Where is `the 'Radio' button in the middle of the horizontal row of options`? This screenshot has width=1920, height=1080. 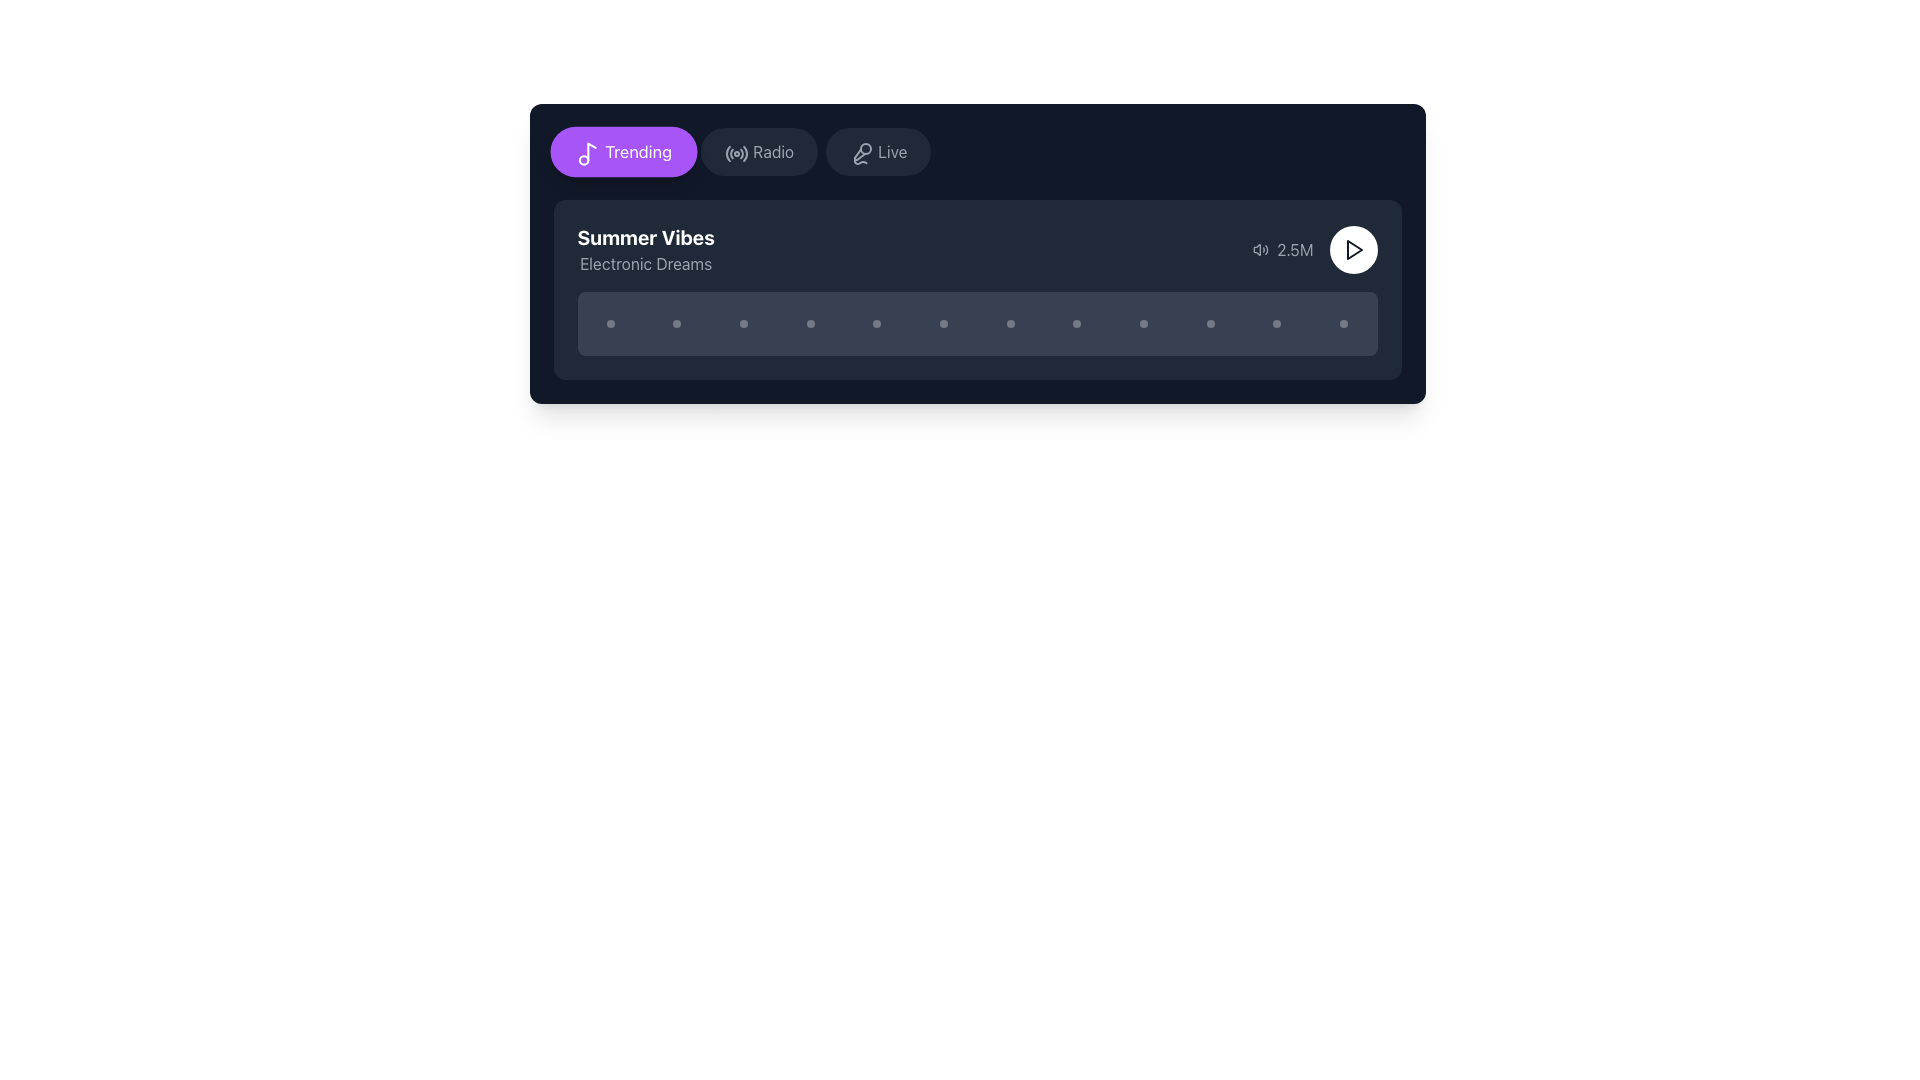
the 'Radio' button in the middle of the horizontal row of options is located at coordinates (772, 150).